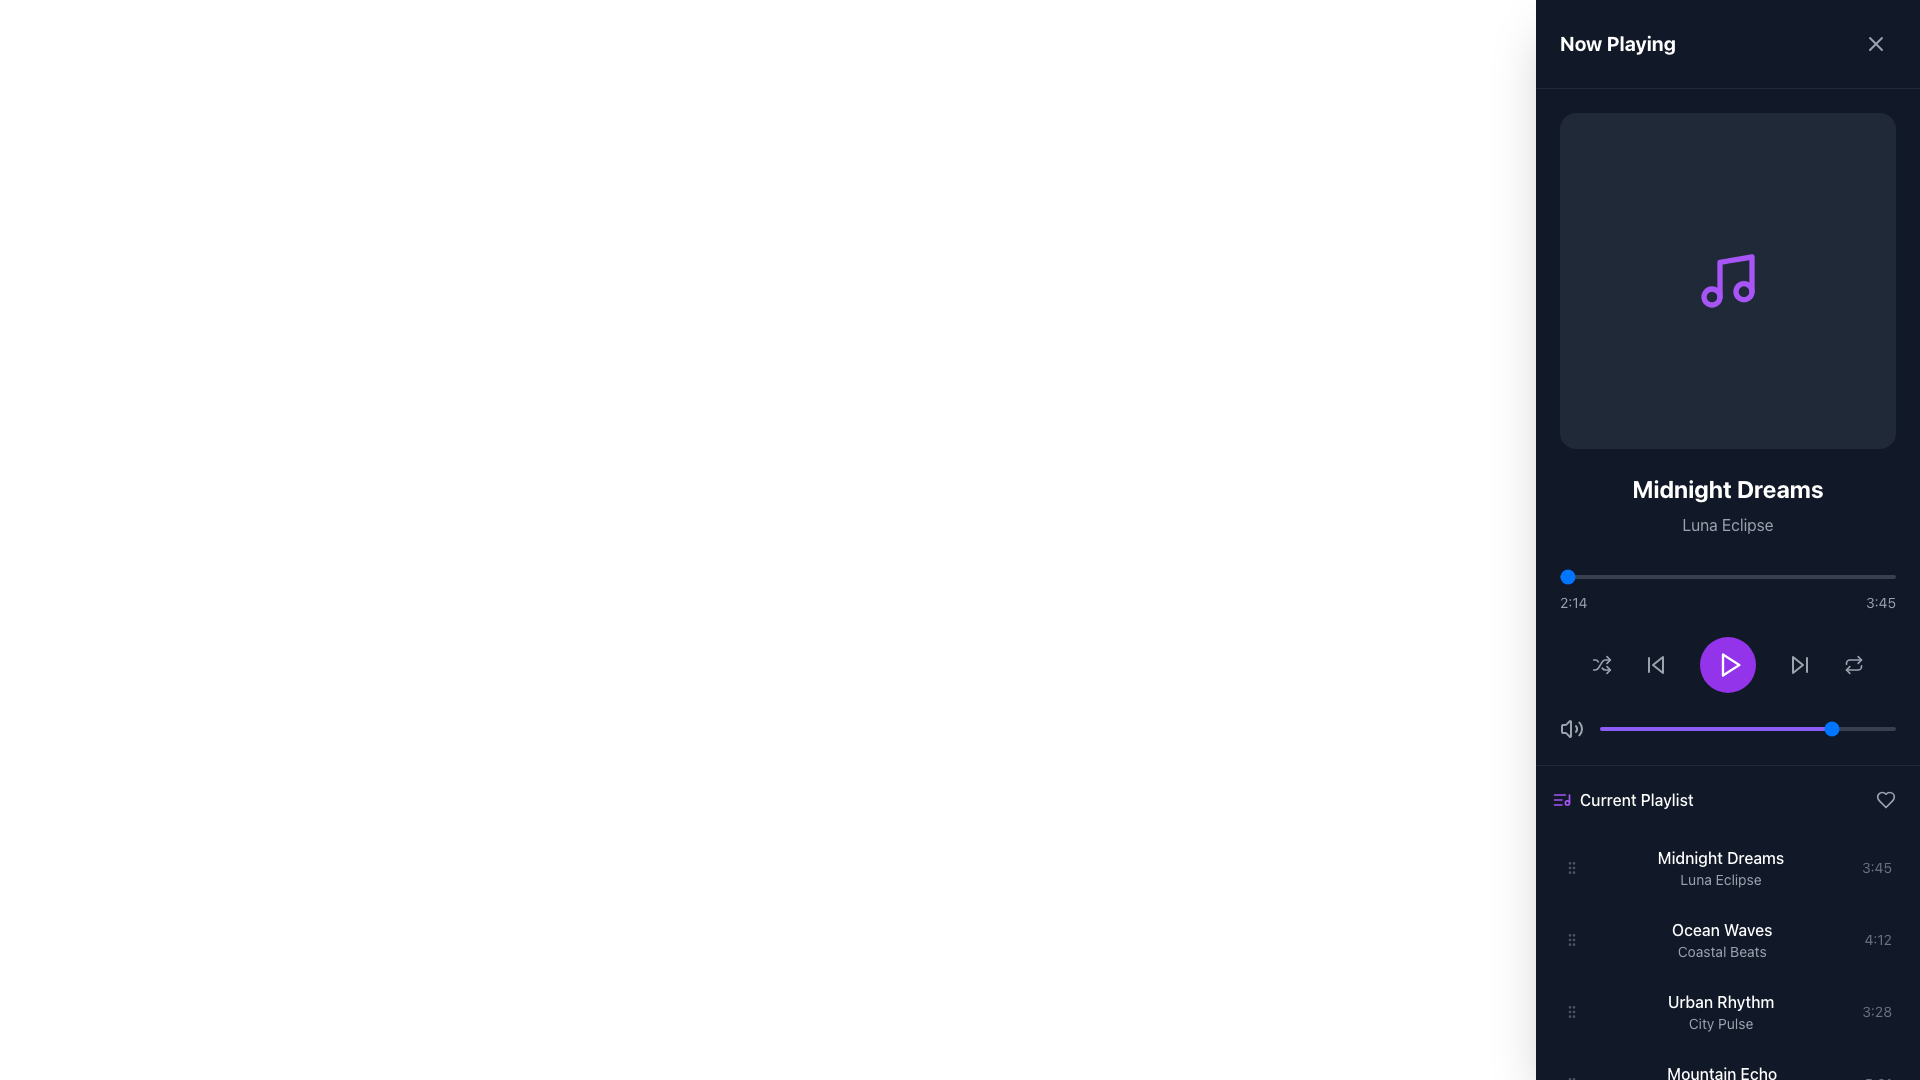 The height and width of the screenshot is (1080, 1920). I want to click on the label with icon that indicates the current playlist section, so click(1622, 798).